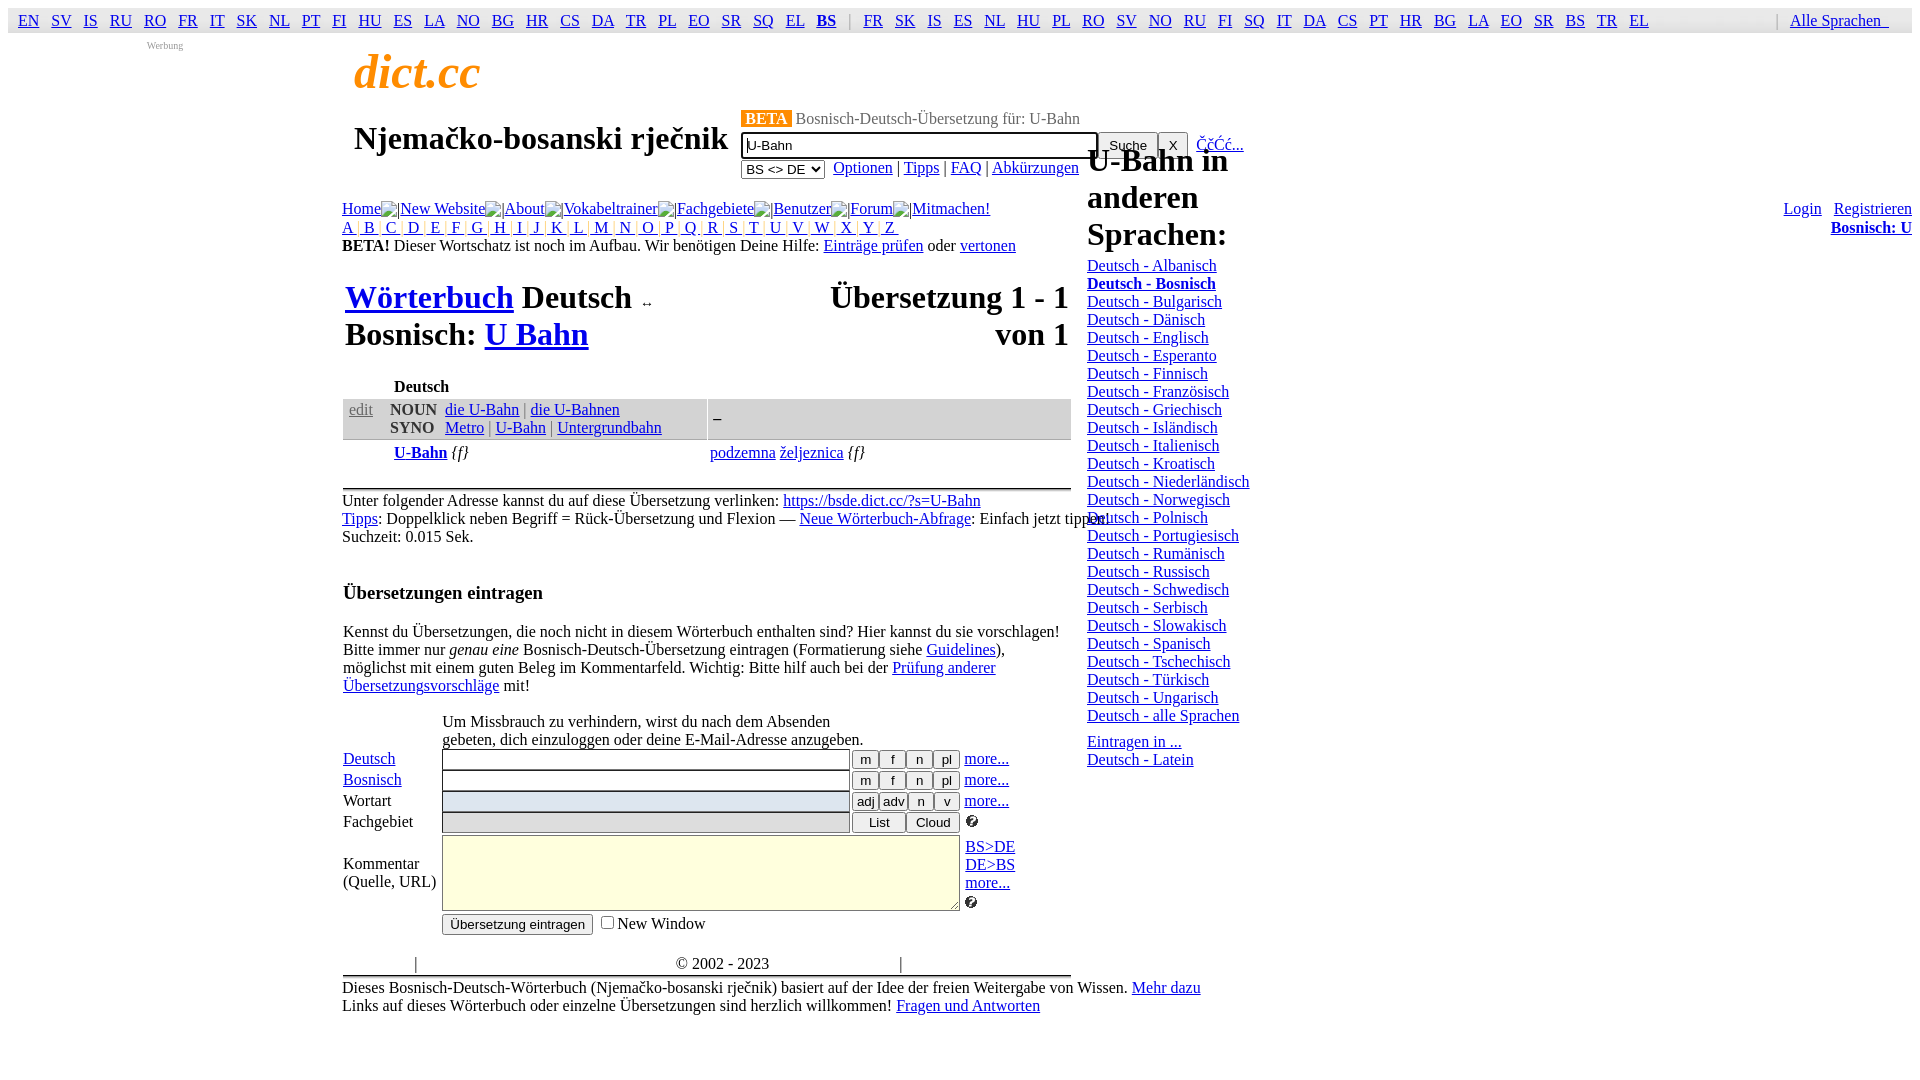  What do you see at coordinates (1147, 373) in the screenshot?
I see `'Deutsch - Finnisch'` at bounding box center [1147, 373].